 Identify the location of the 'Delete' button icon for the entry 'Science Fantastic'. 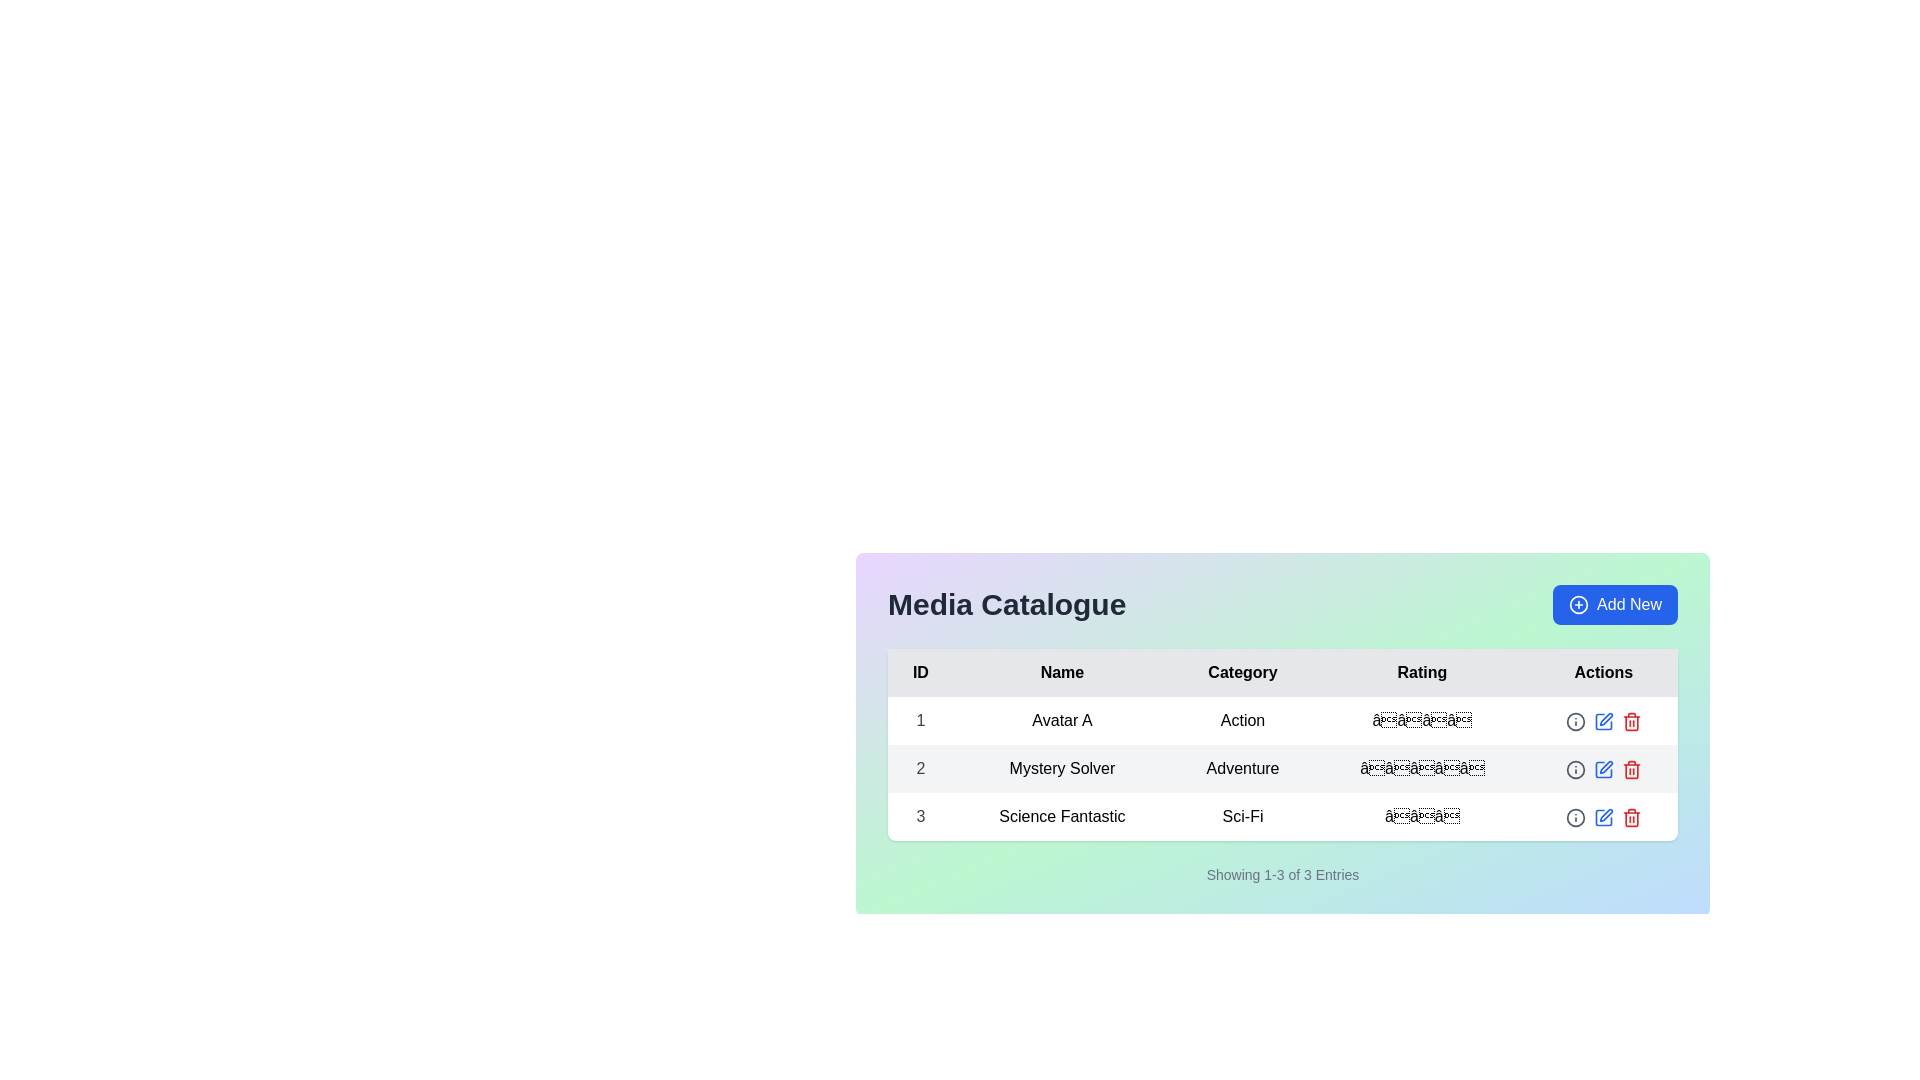
(1631, 817).